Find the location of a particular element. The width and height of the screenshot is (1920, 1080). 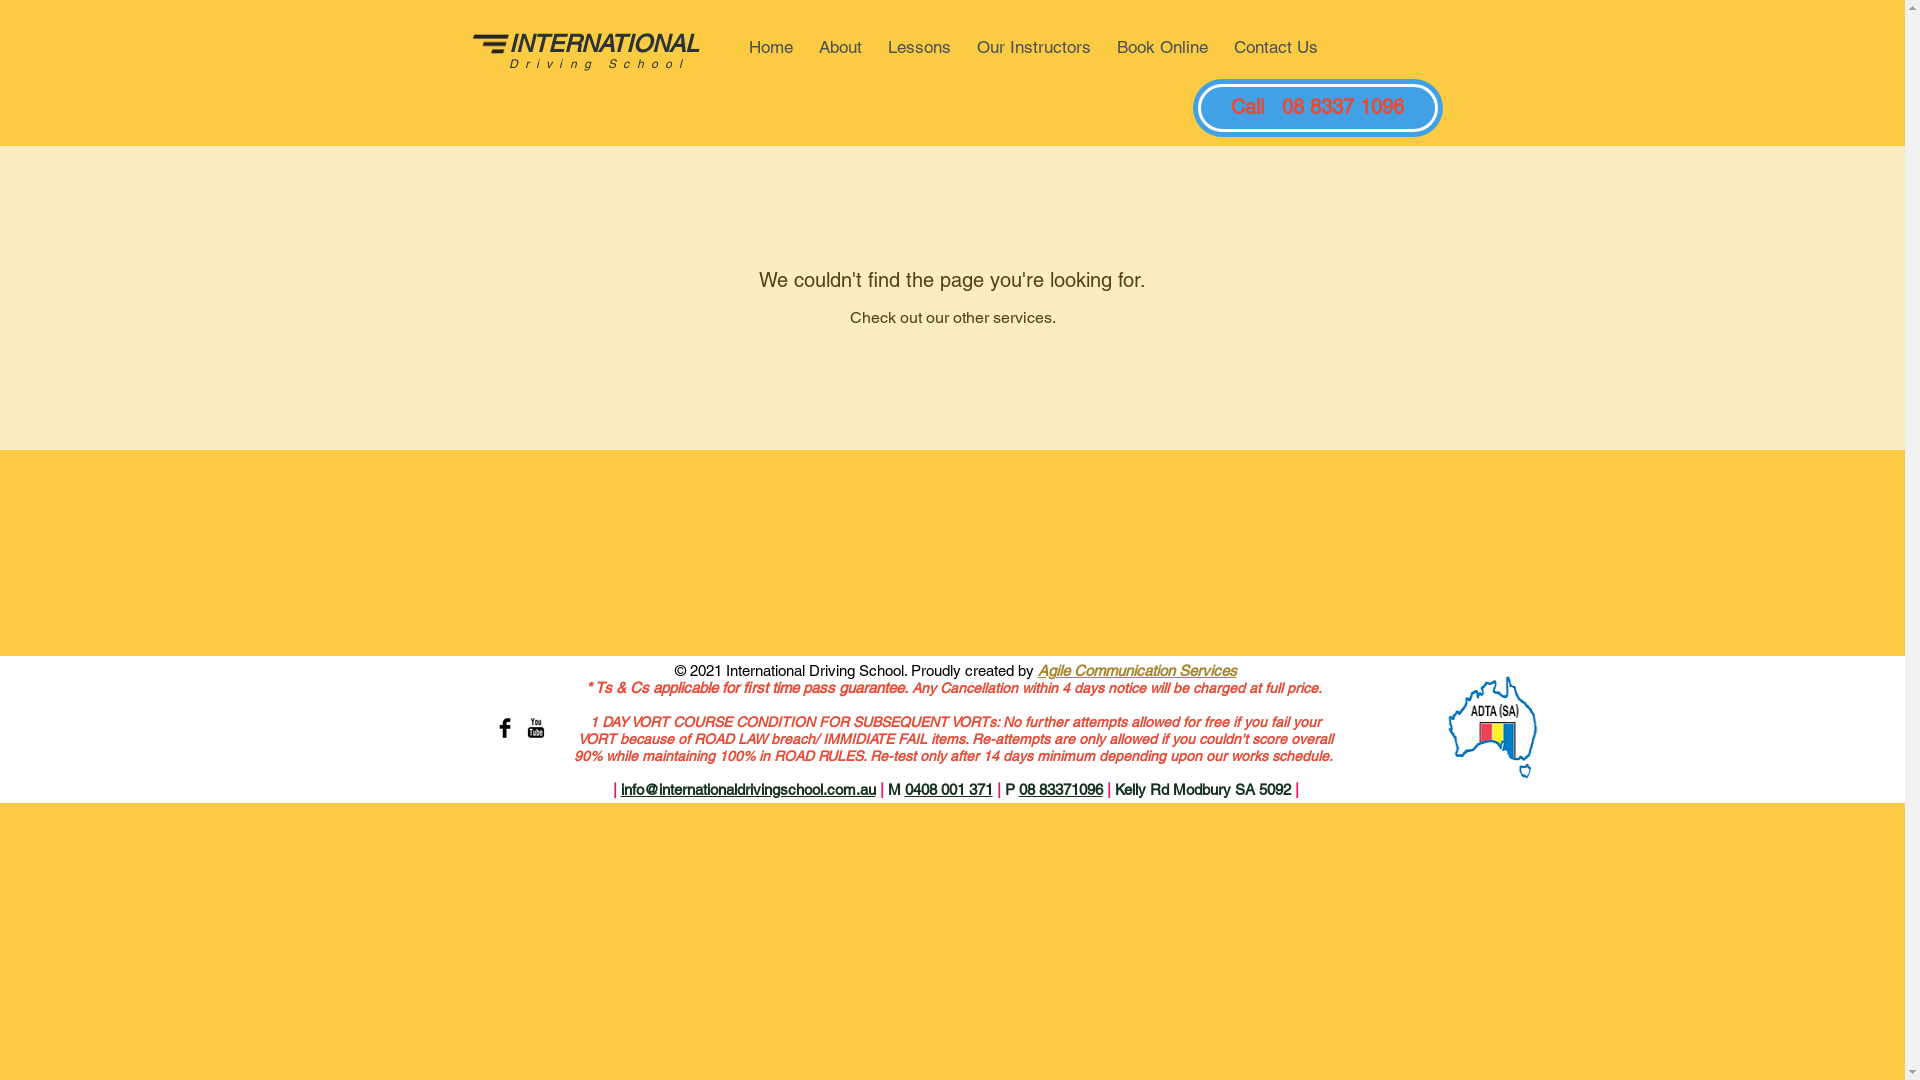

'Lessons' is located at coordinates (918, 46).